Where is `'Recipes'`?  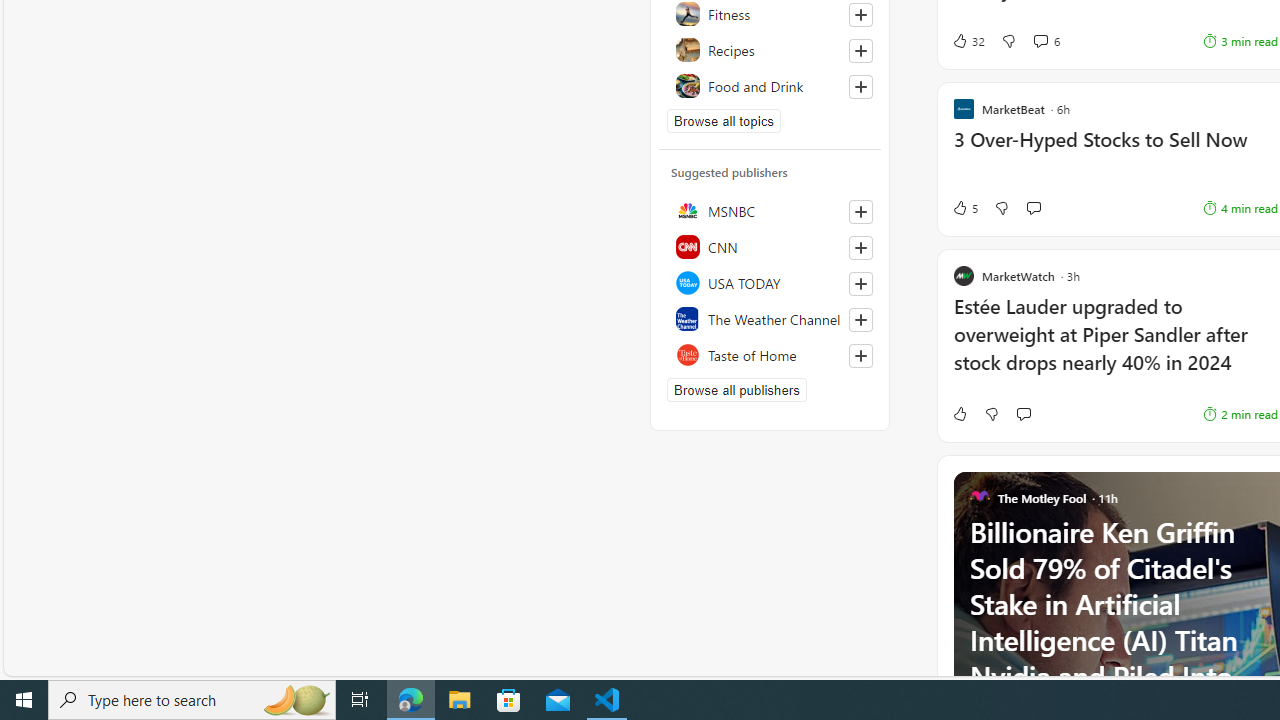 'Recipes' is located at coordinates (769, 49).